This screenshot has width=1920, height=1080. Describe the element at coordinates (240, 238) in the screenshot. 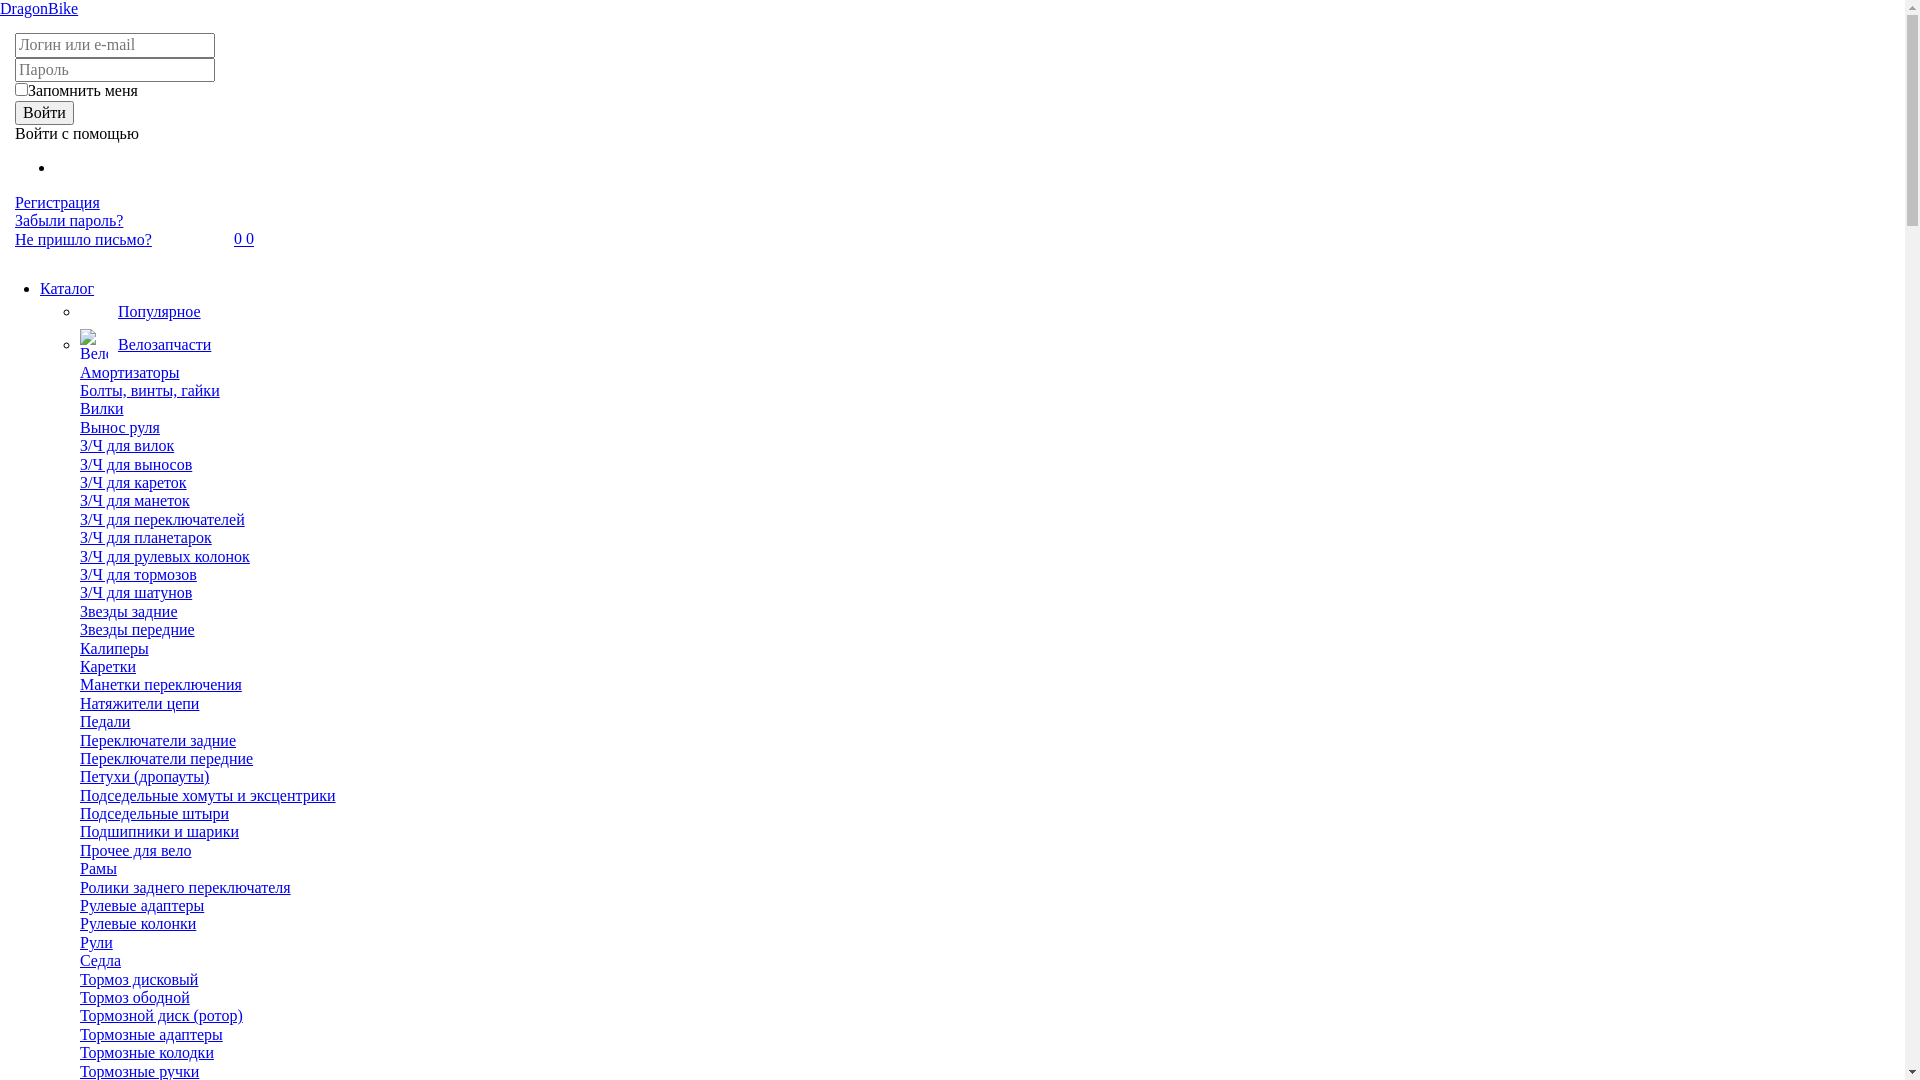

I see `'0'` at that location.